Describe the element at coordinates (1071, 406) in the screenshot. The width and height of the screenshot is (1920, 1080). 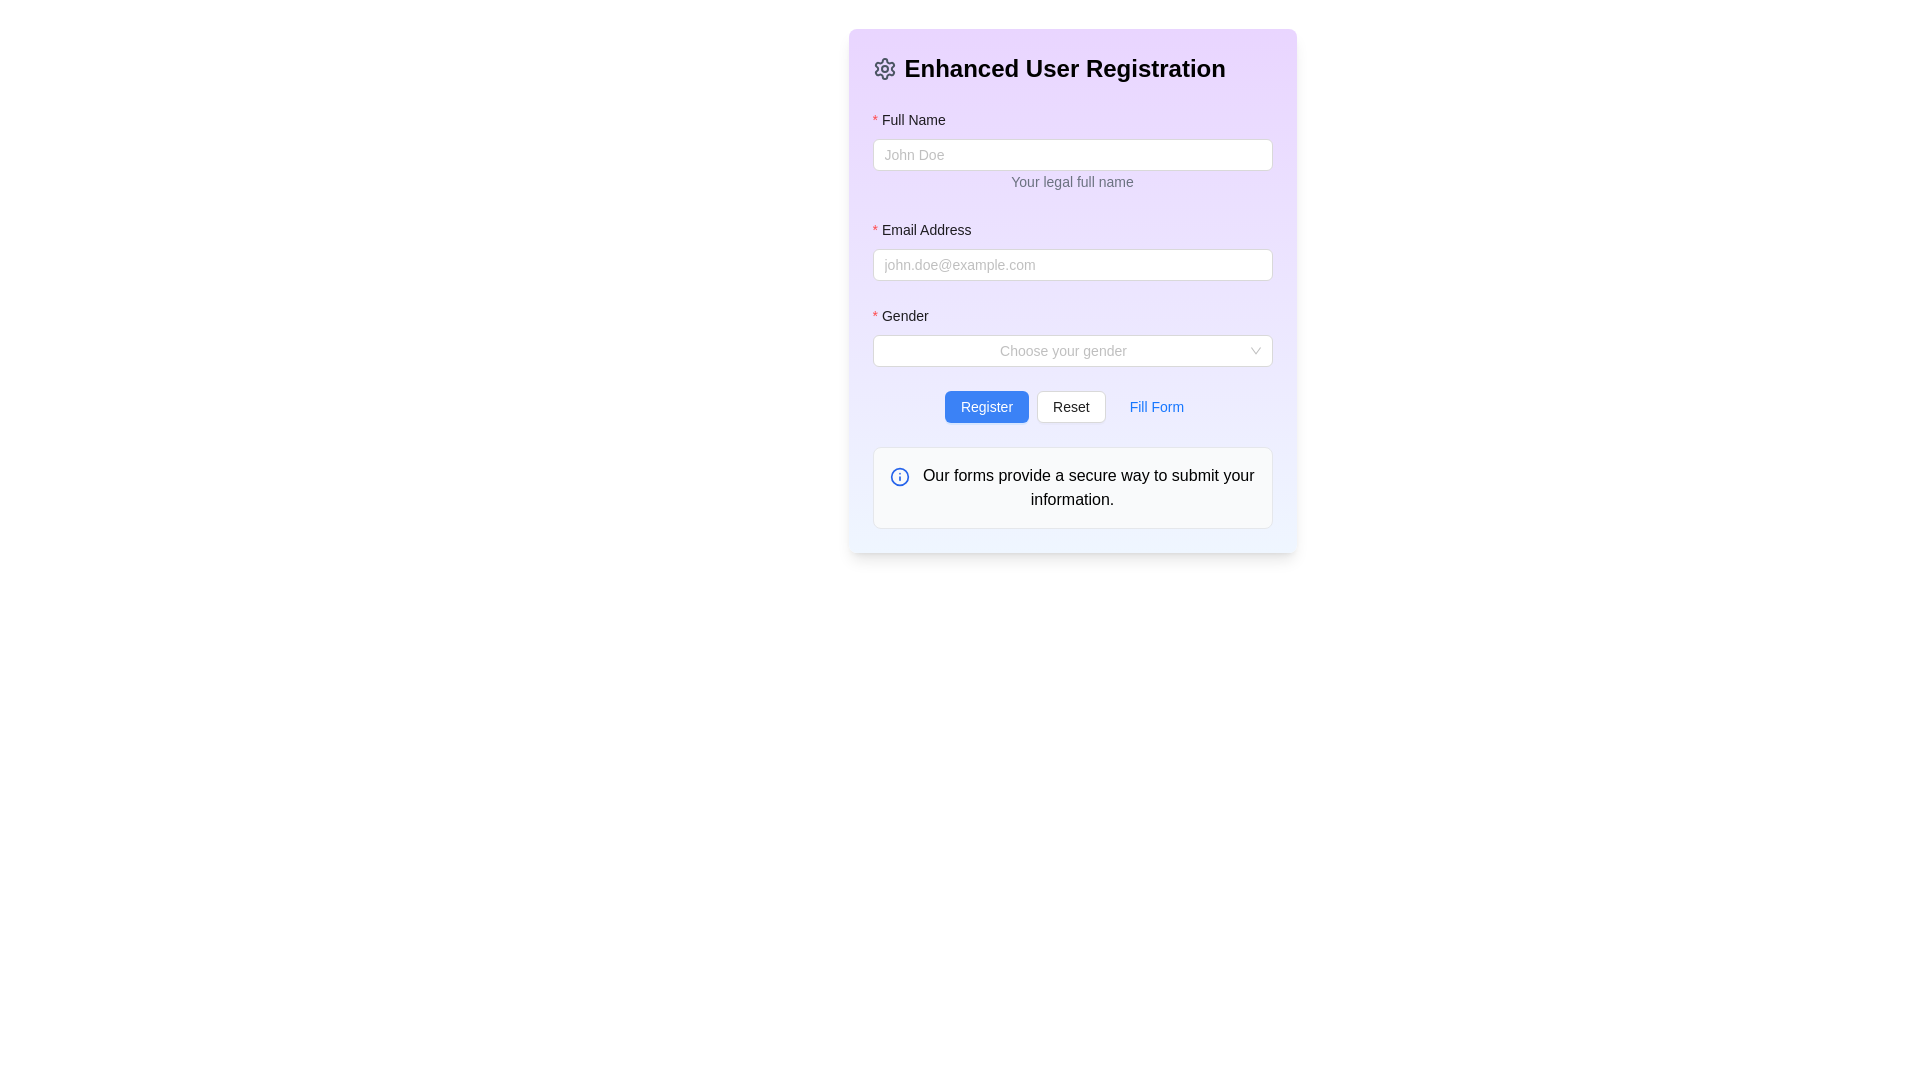
I see `the 'Reset' button located between 'Register' and 'Fill Form' at the bottom of the registration form to clear all input fields` at that location.